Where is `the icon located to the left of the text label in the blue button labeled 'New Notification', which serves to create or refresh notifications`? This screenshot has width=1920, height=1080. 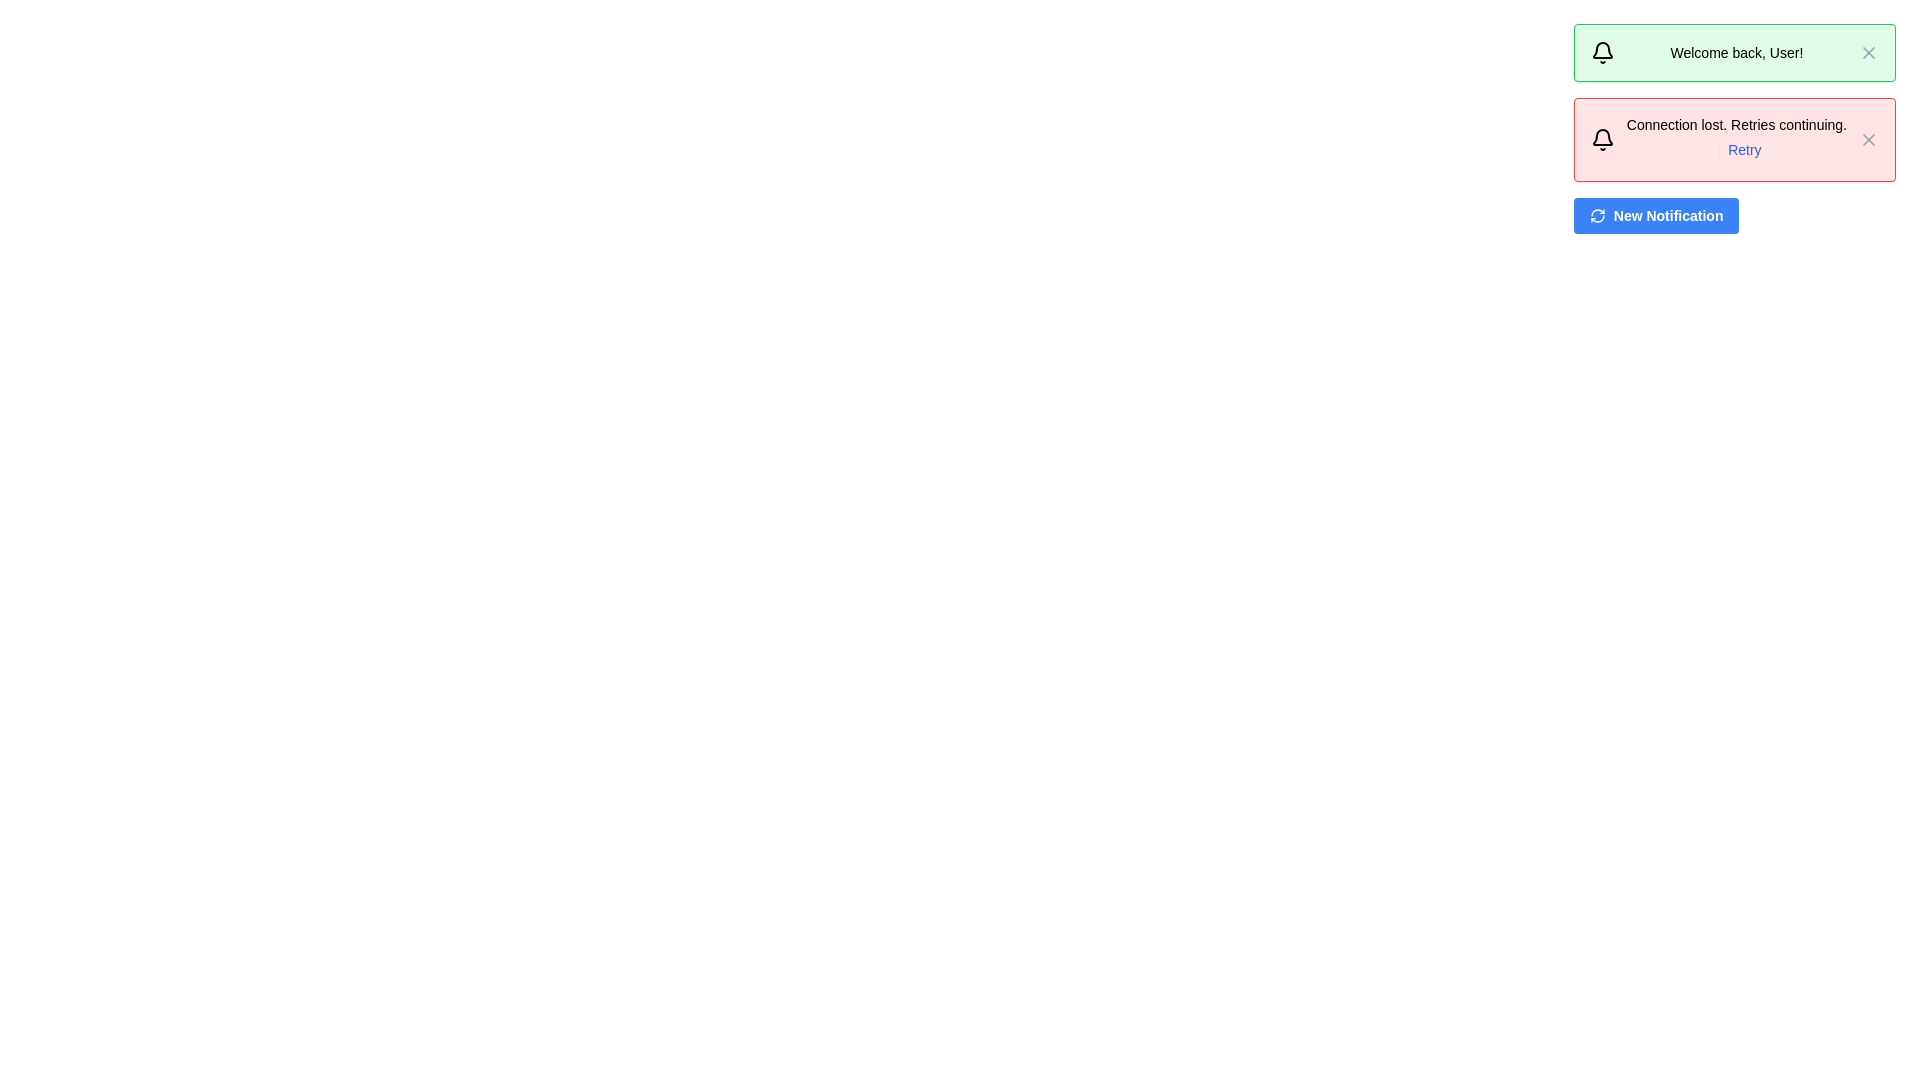 the icon located to the left of the text label in the blue button labeled 'New Notification', which serves to create or refresh notifications is located at coordinates (1596, 216).